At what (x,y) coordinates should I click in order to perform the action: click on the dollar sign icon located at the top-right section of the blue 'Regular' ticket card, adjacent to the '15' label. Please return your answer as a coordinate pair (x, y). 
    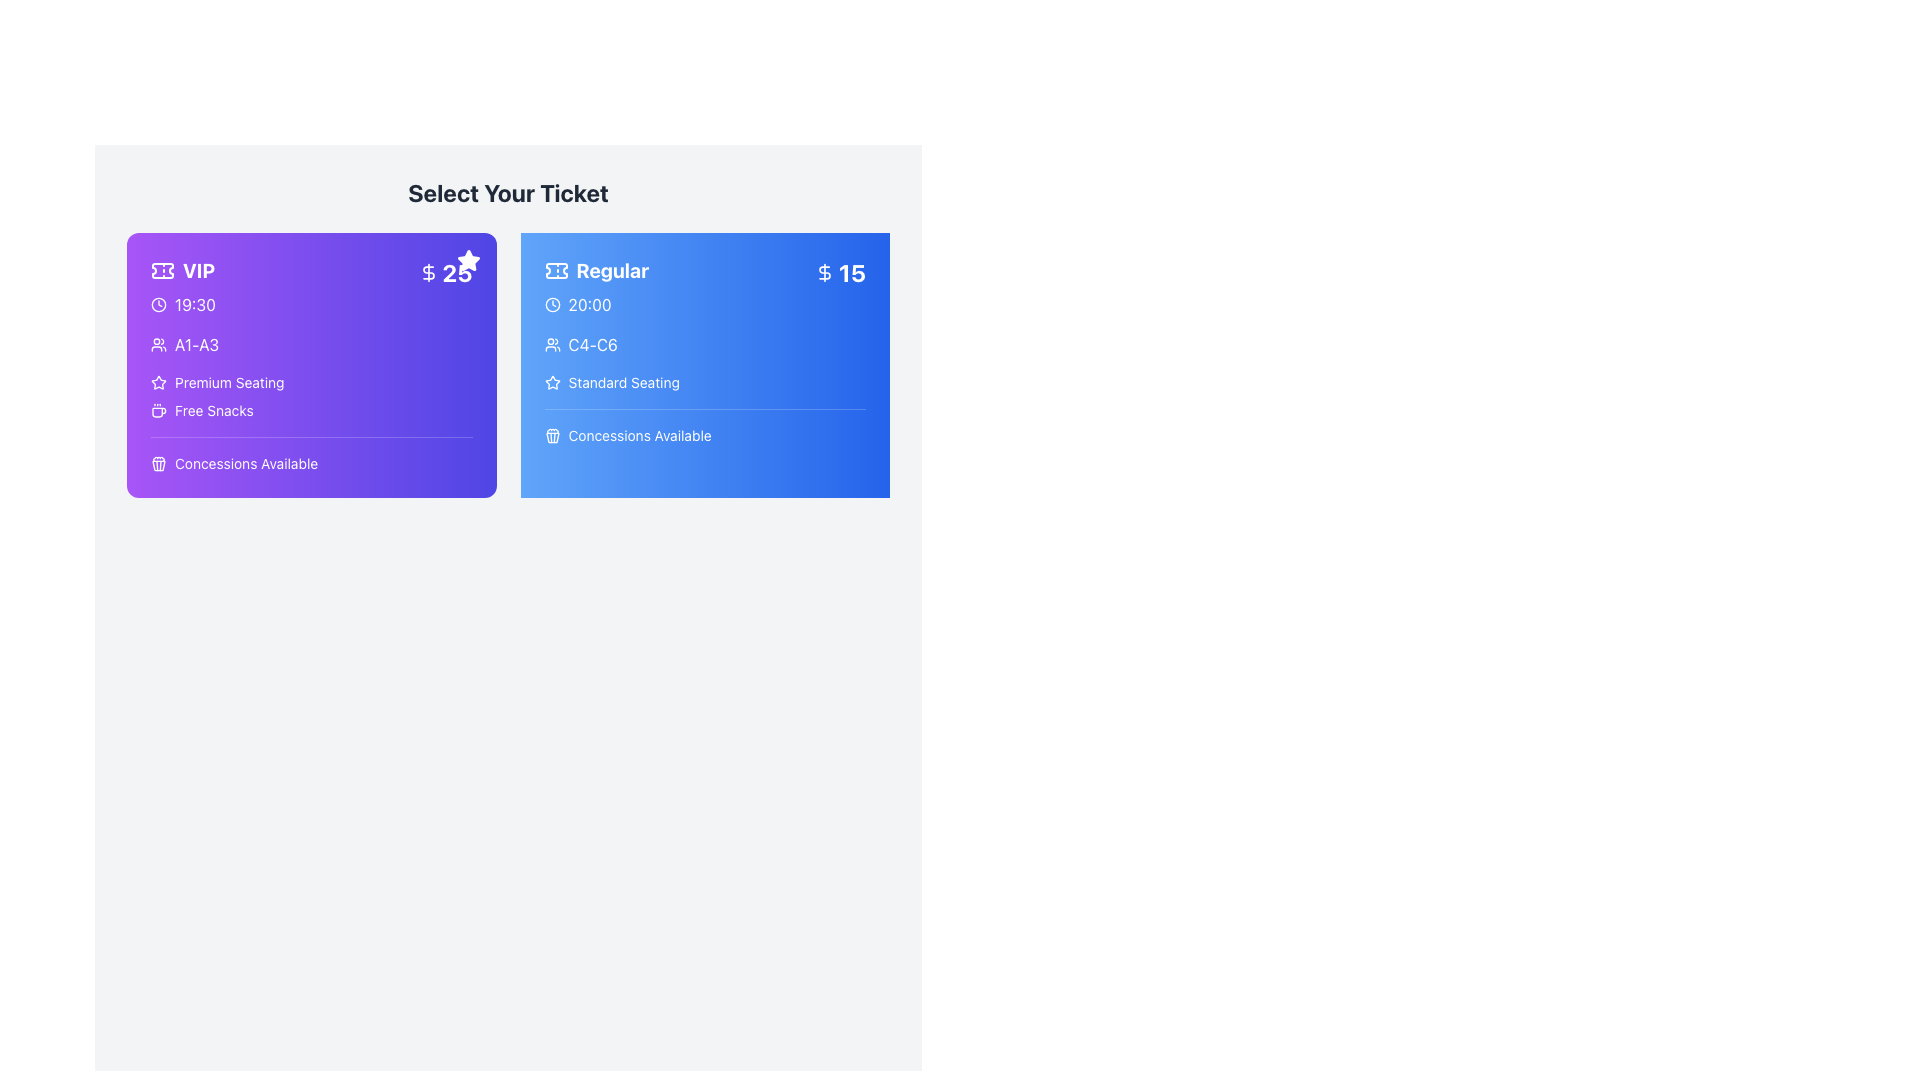
    Looking at the image, I should click on (825, 273).